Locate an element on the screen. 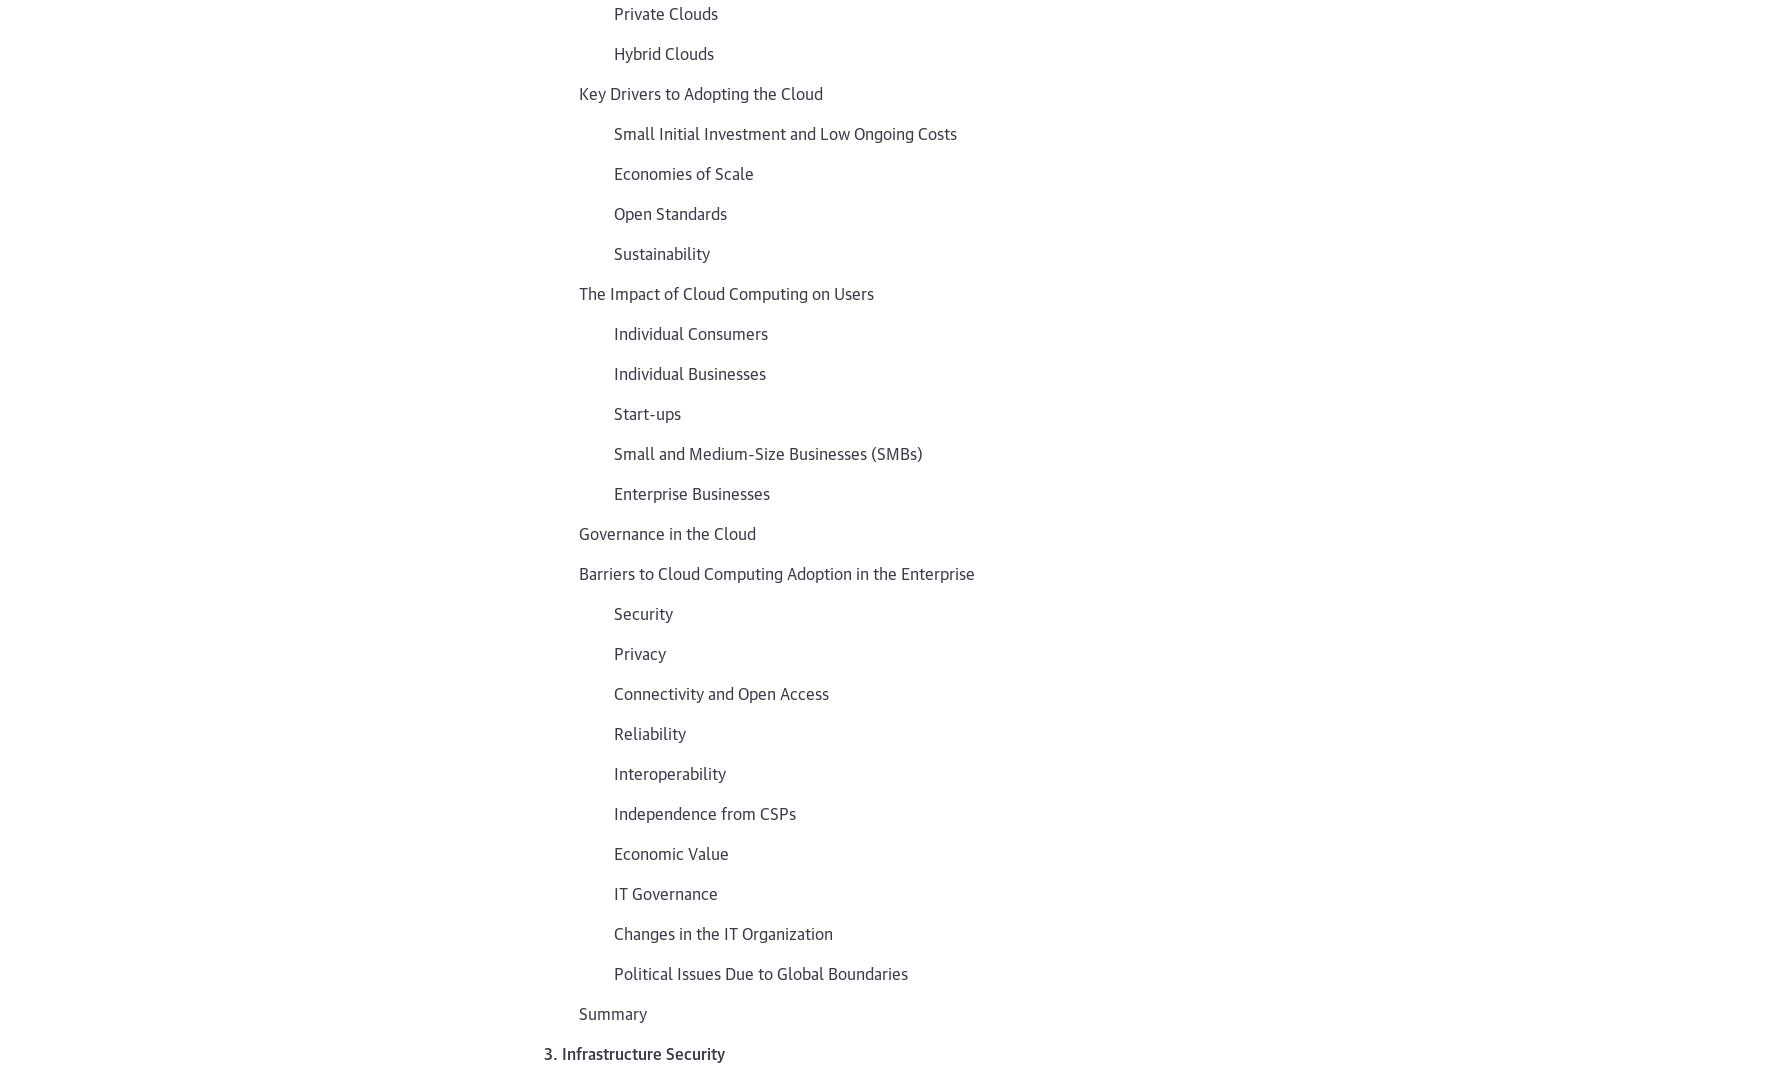 Image resolution: width=1783 pixels, height=1079 pixels. 'Security' is located at coordinates (643, 612).